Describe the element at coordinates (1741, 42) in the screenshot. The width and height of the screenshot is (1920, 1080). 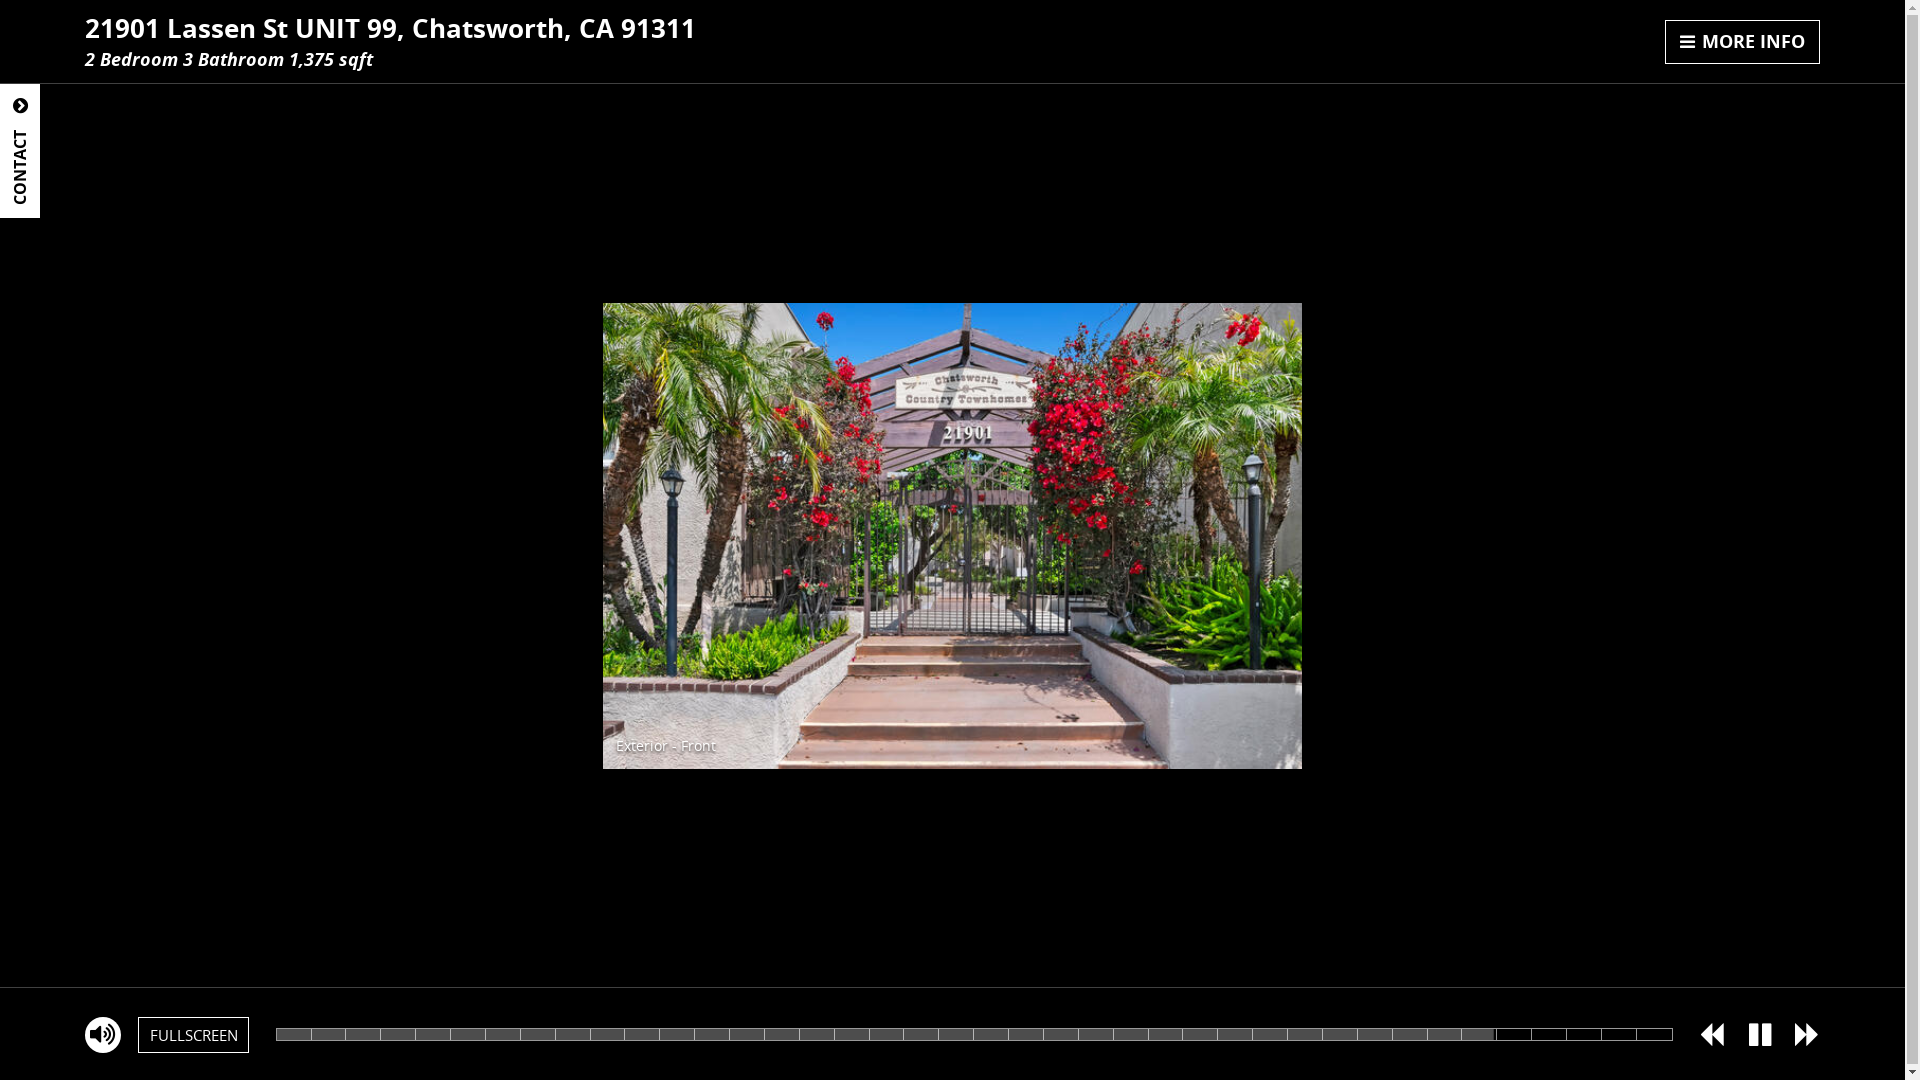
I see `'MORE INFO'` at that location.